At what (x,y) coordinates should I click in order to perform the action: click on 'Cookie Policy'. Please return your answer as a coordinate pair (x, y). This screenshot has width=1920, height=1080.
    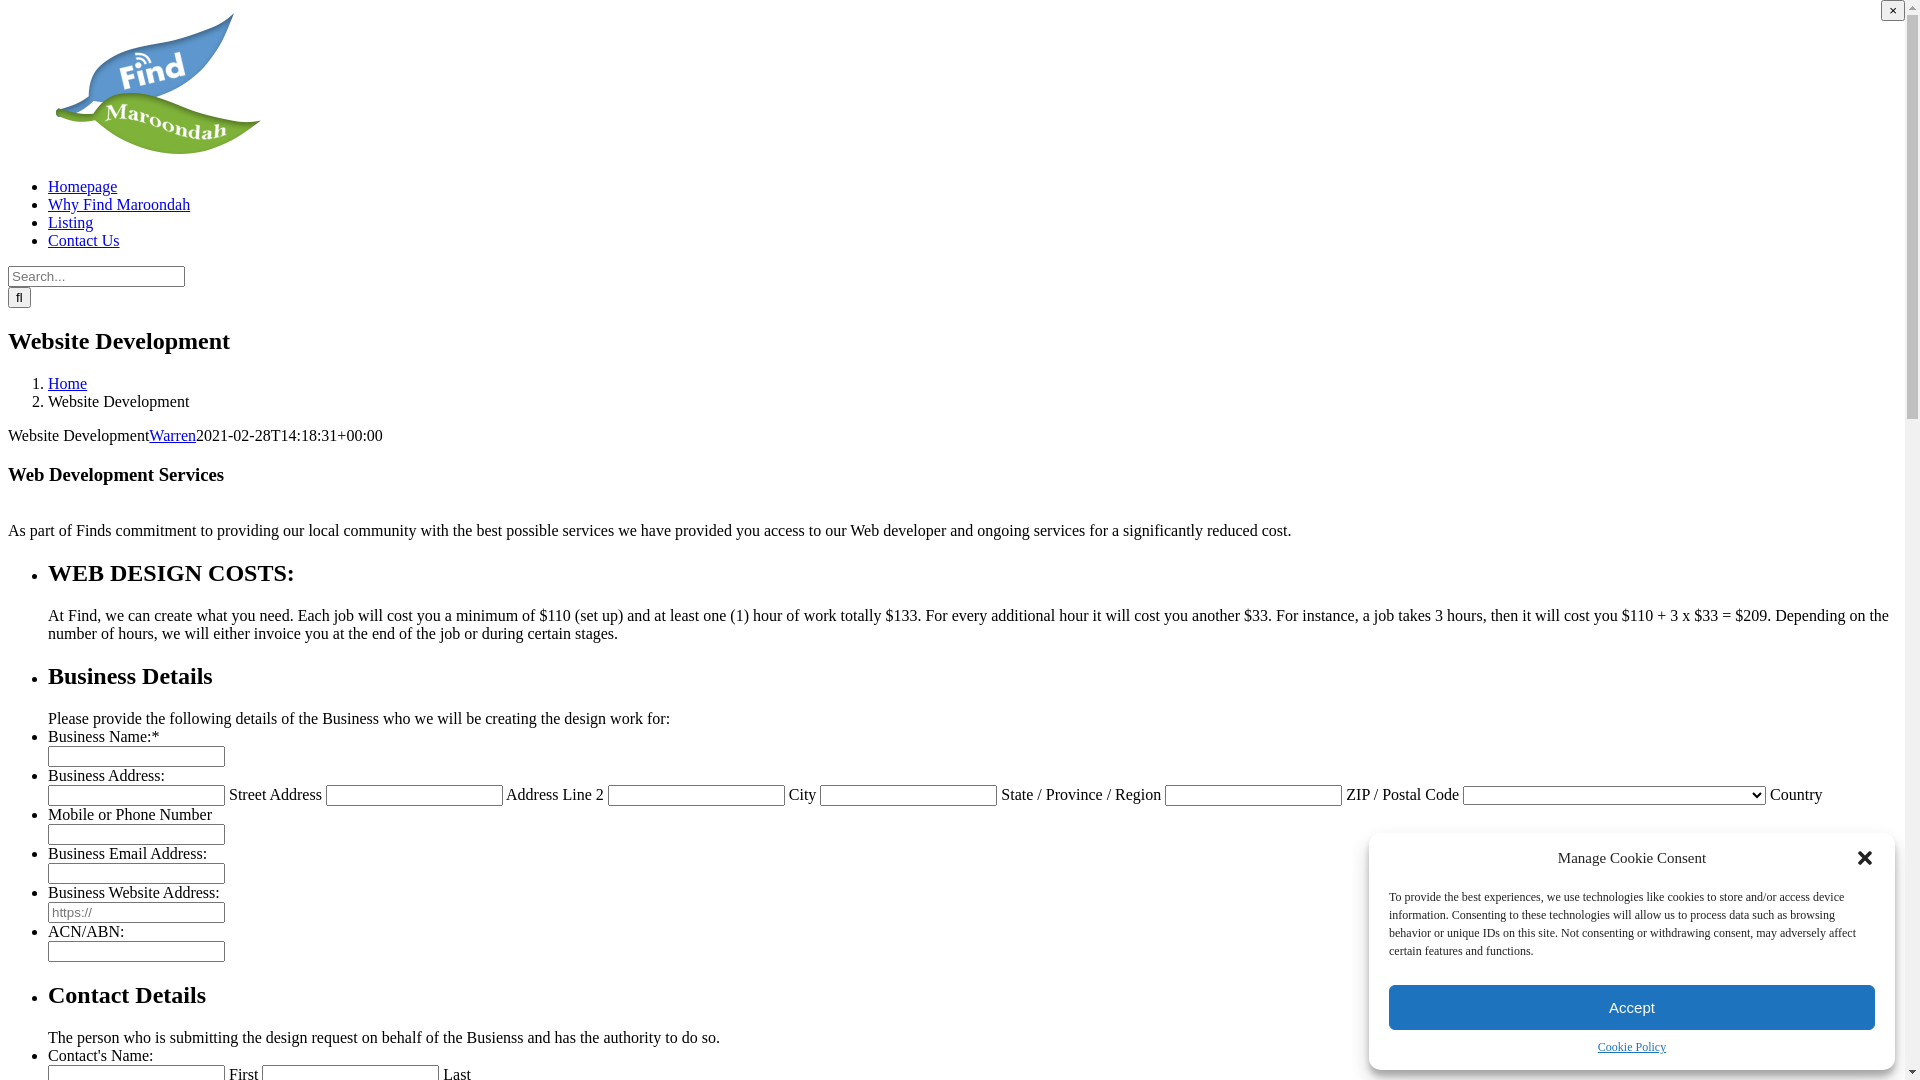
    Looking at the image, I should click on (1632, 1046).